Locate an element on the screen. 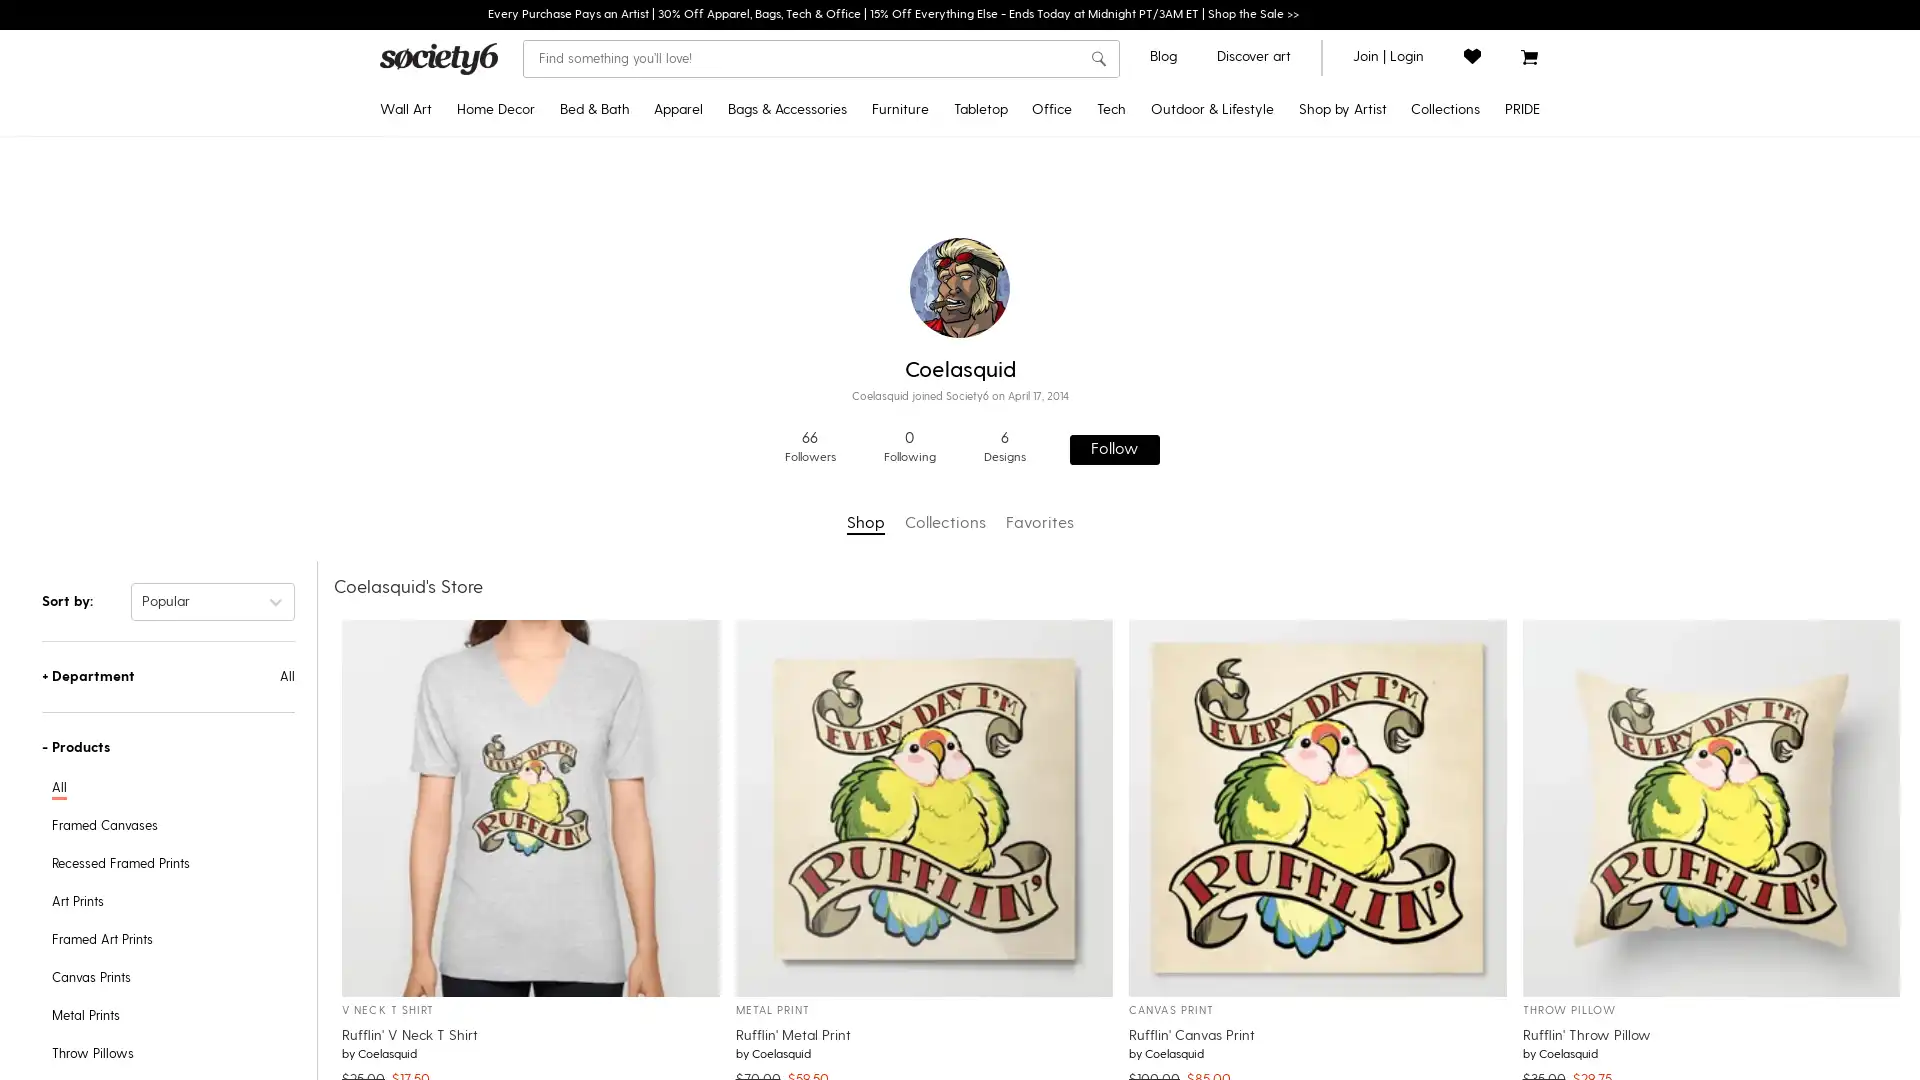 The height and width of the screenshot is (1080, 1920). Blackout Curtains is located at coordinates (533, 320).